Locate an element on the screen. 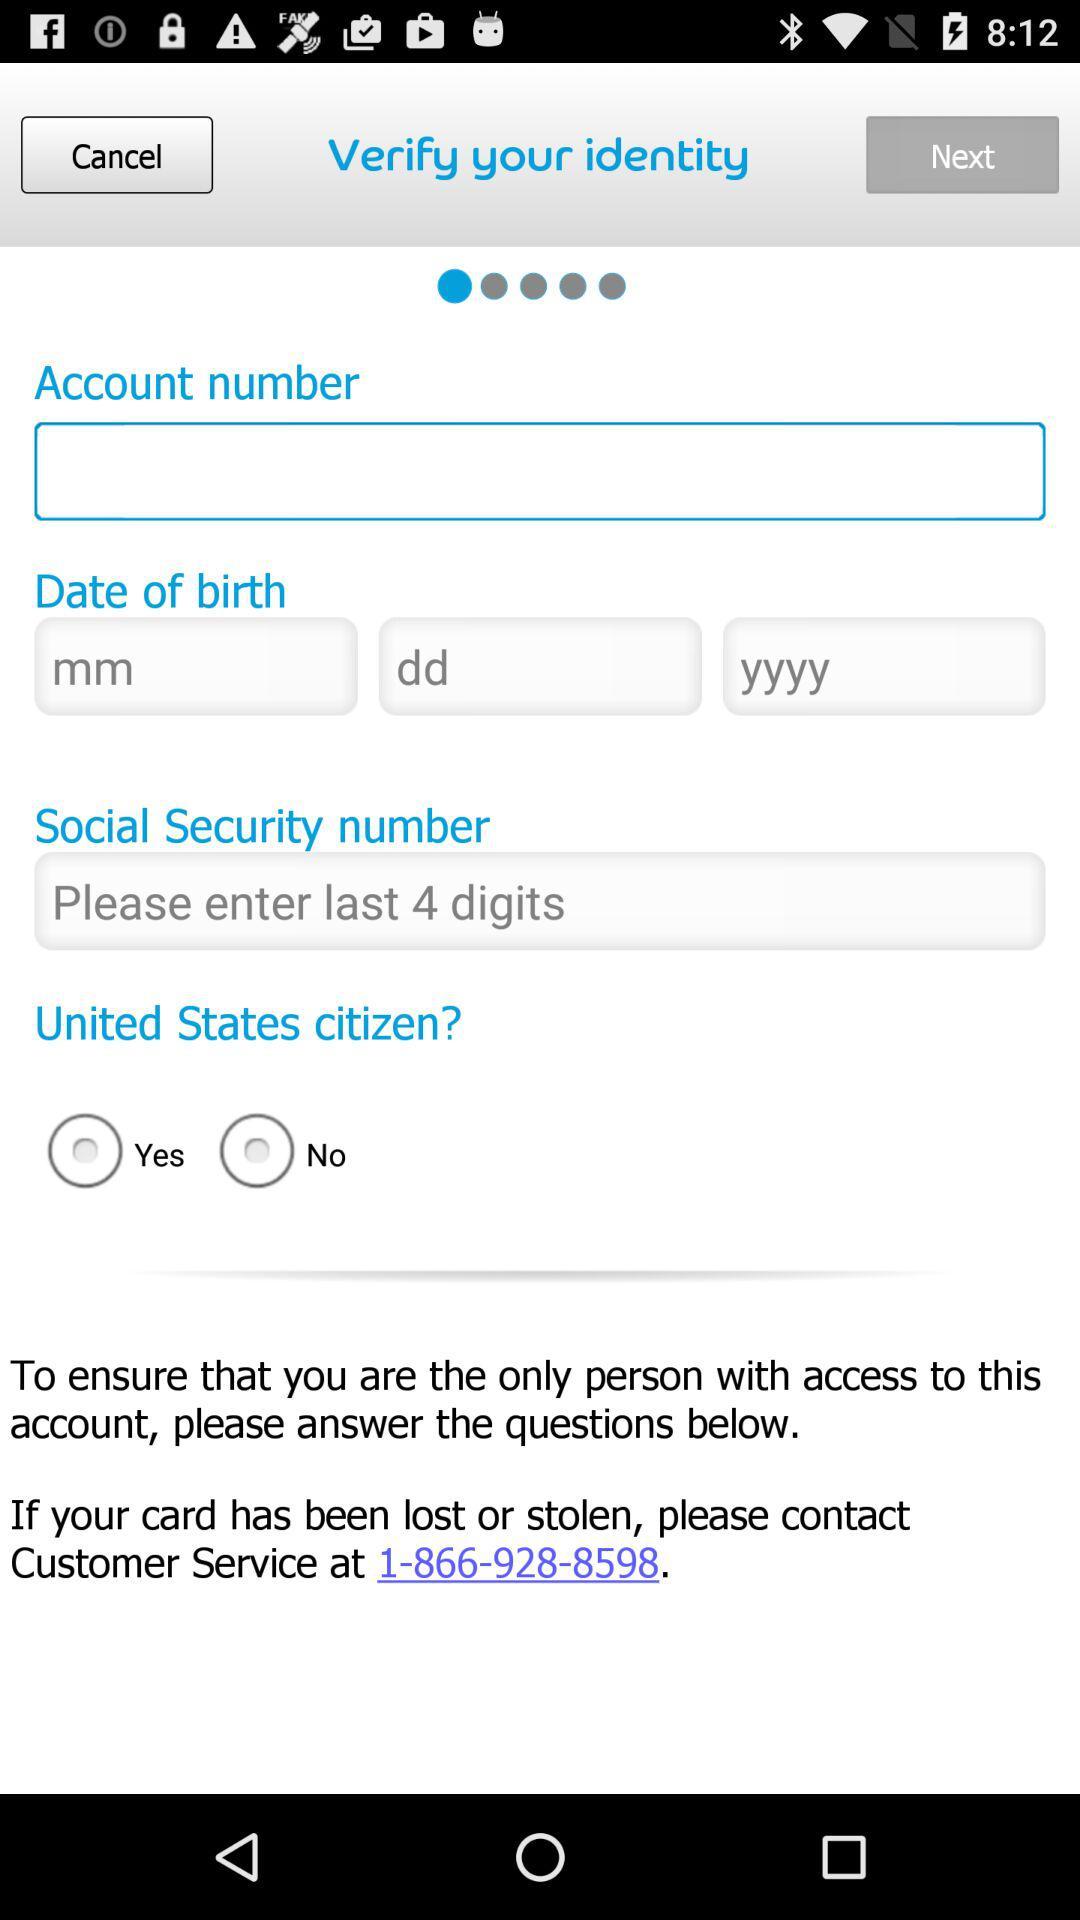  the next is located at coordinates (961, 153).